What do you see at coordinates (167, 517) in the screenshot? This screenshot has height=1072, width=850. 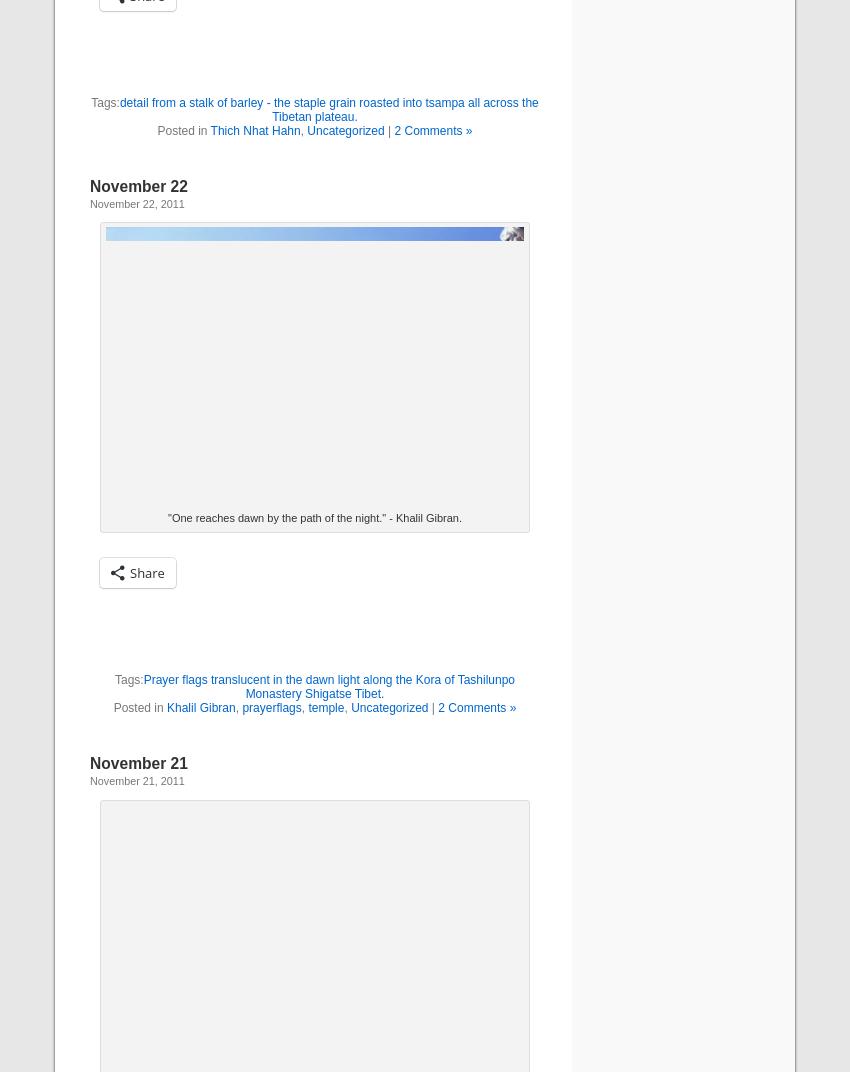 I see `'"One reaches dawn by the path of the night." - Khalil Gibran.'` at bounding box center [167, 517].